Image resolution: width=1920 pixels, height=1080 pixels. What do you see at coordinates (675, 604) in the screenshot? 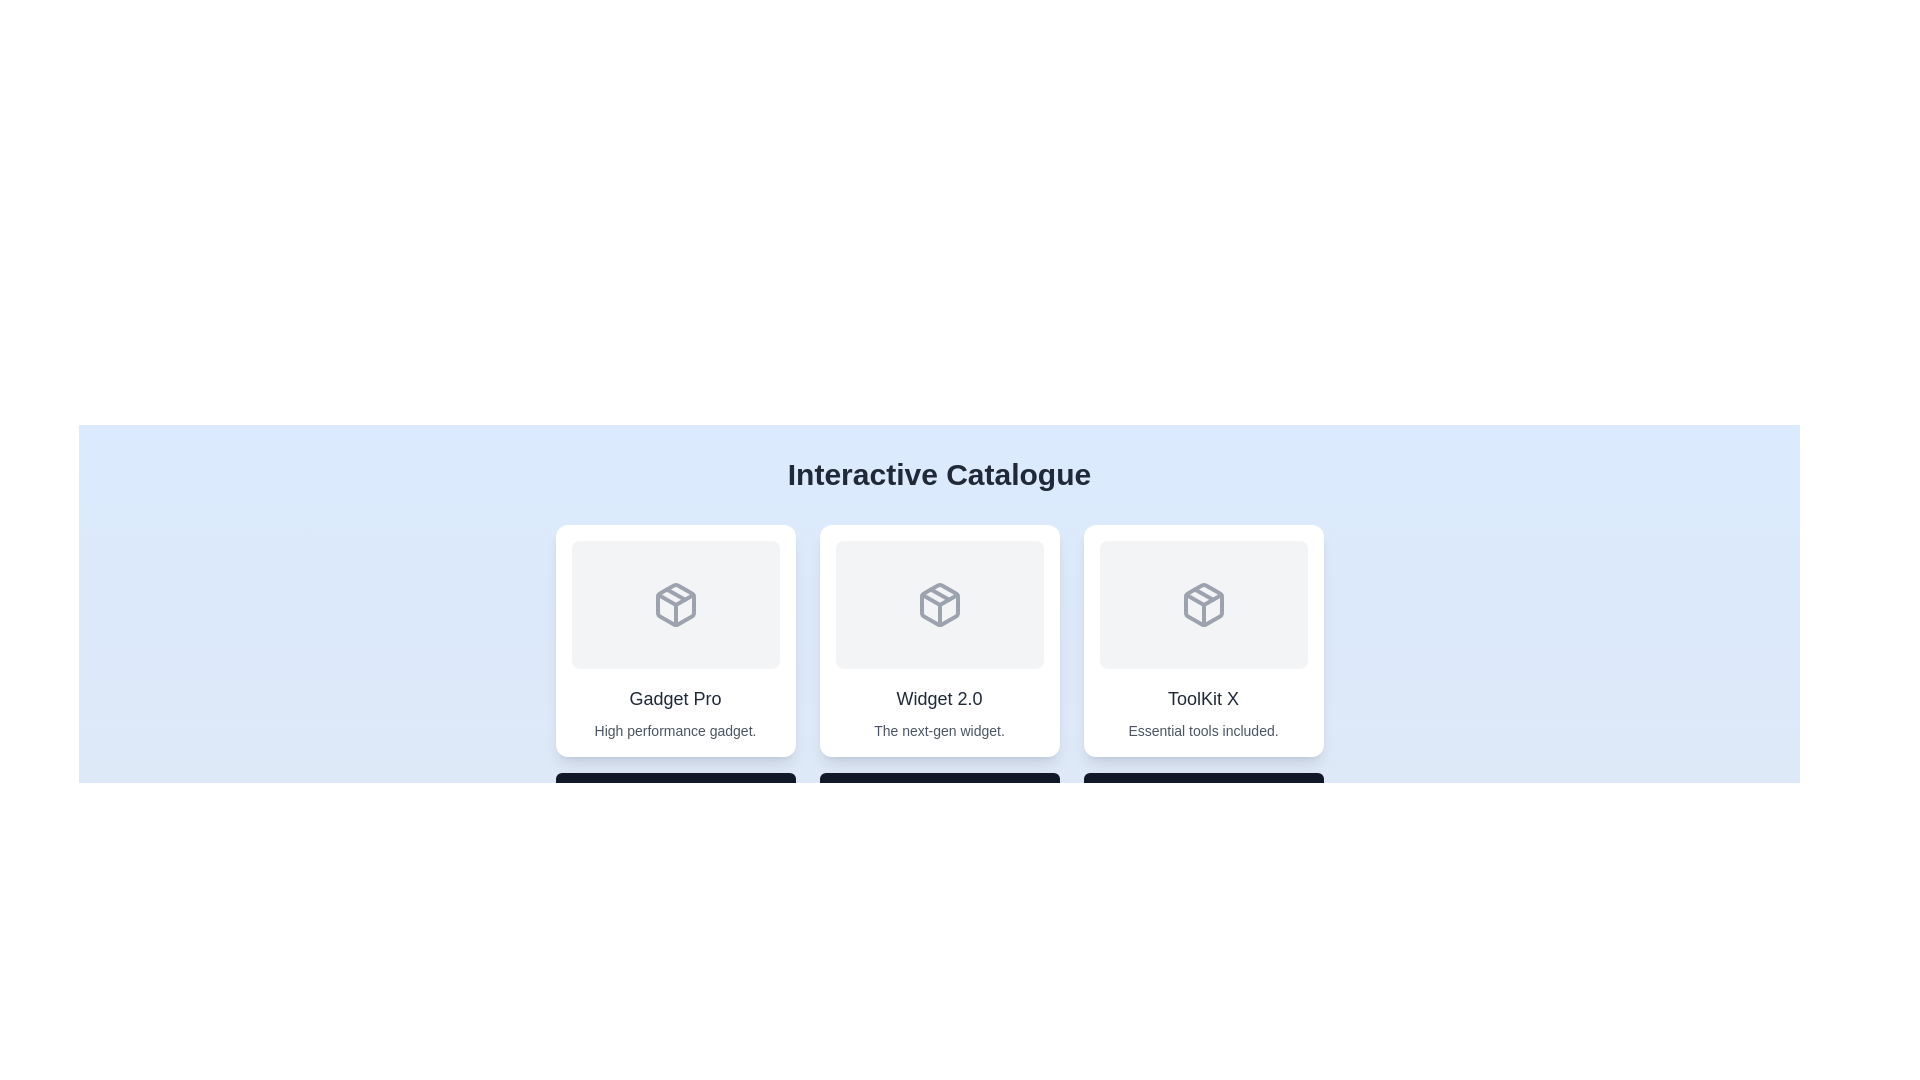
I see `the visual representation of the gray three-dimensional cube icon, which is the leftmost icon in the row of three cards under the 'Interactive Catalogue' header, enclosed within the 'Gadget Pro' card` at bounding box center [675, 604].